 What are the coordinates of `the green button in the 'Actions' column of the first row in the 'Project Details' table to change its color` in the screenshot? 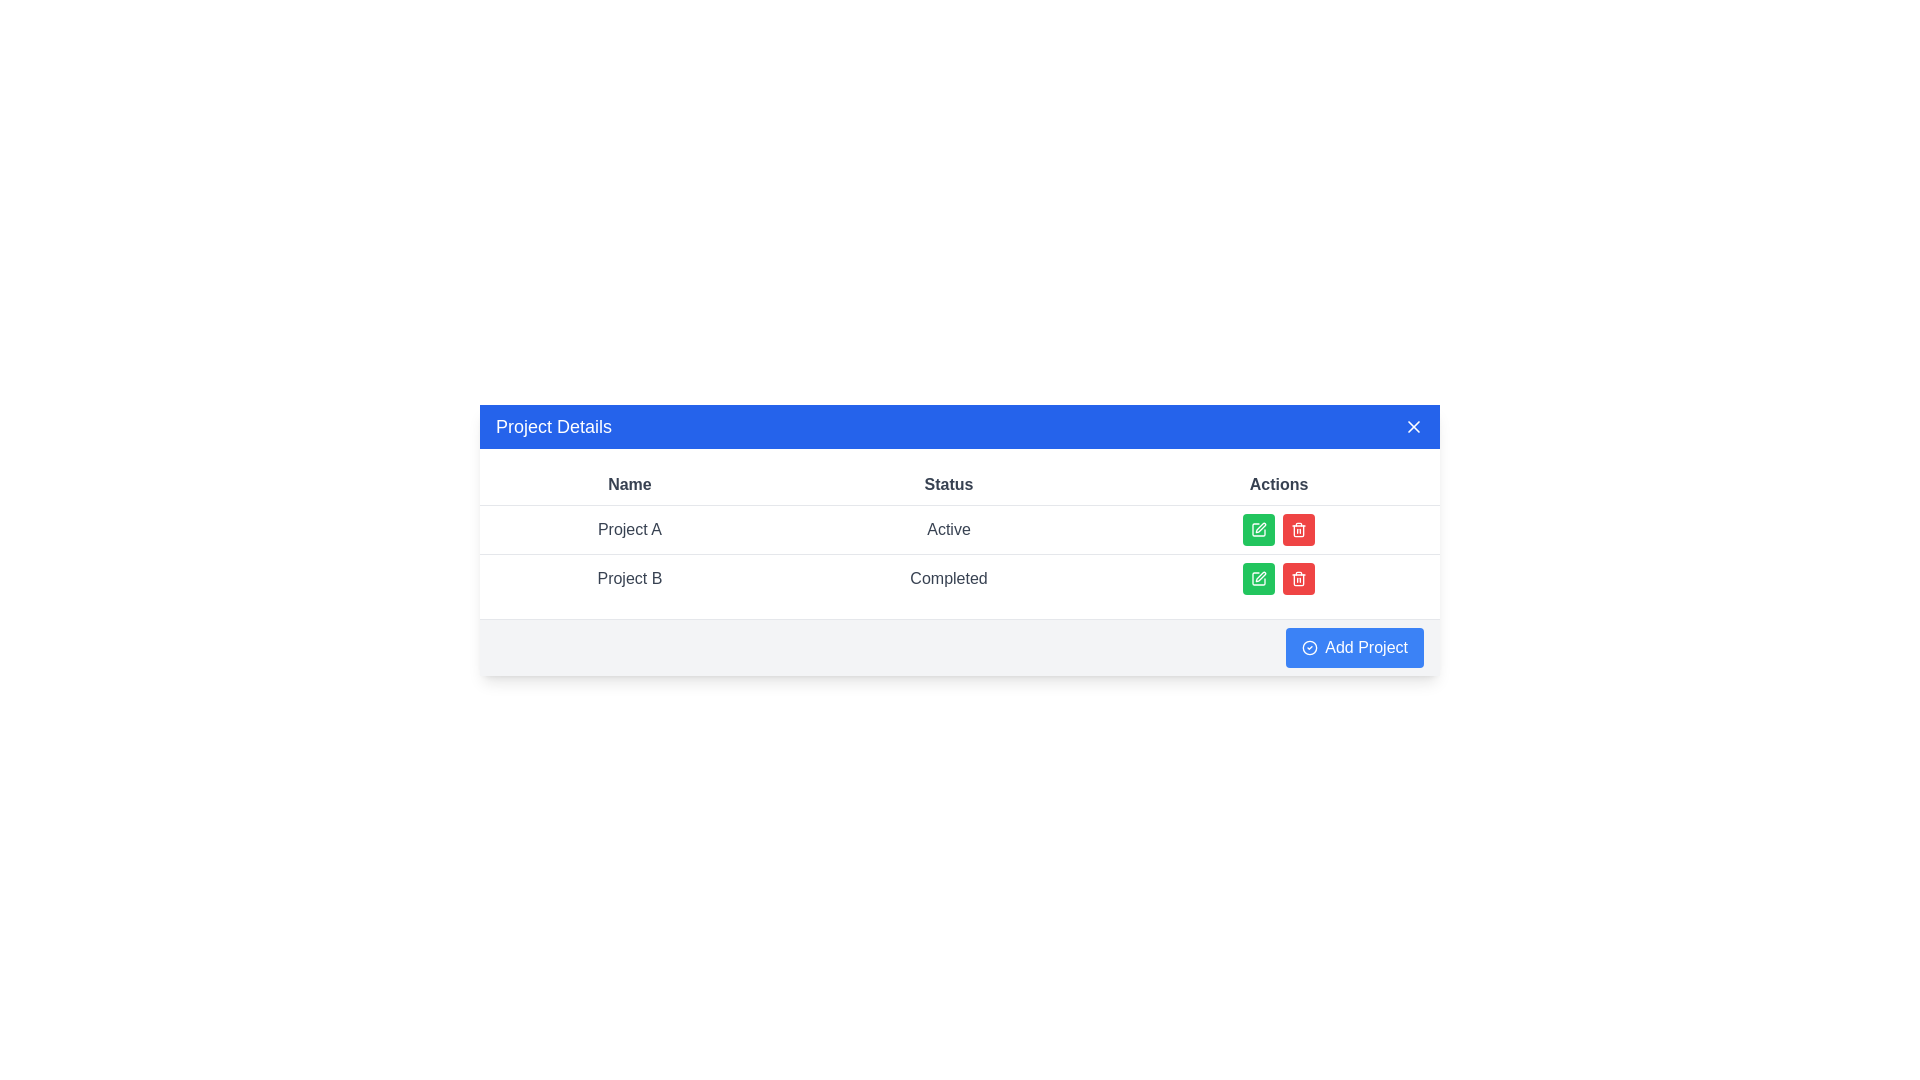 It's located at (1258, 528).